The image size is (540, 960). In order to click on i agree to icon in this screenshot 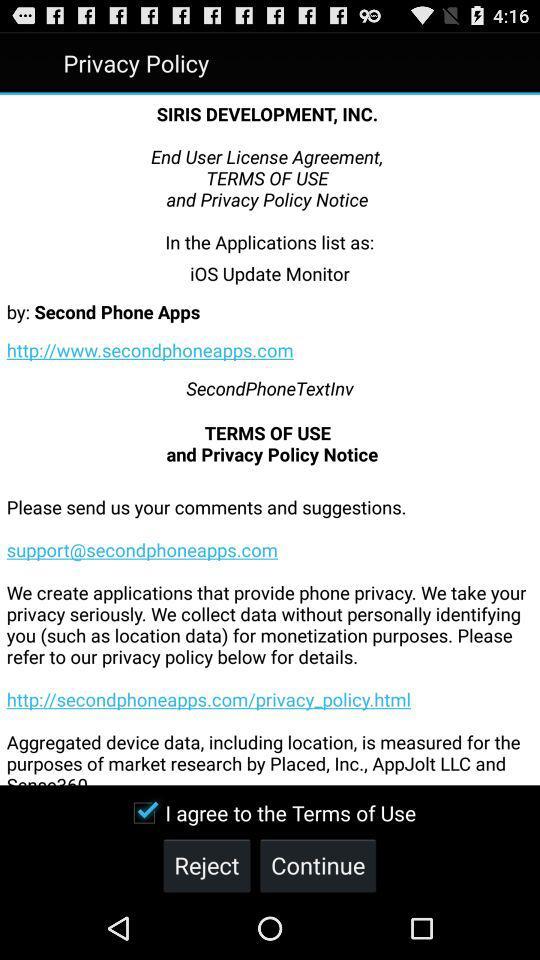, I will do `click(269, 813)`.